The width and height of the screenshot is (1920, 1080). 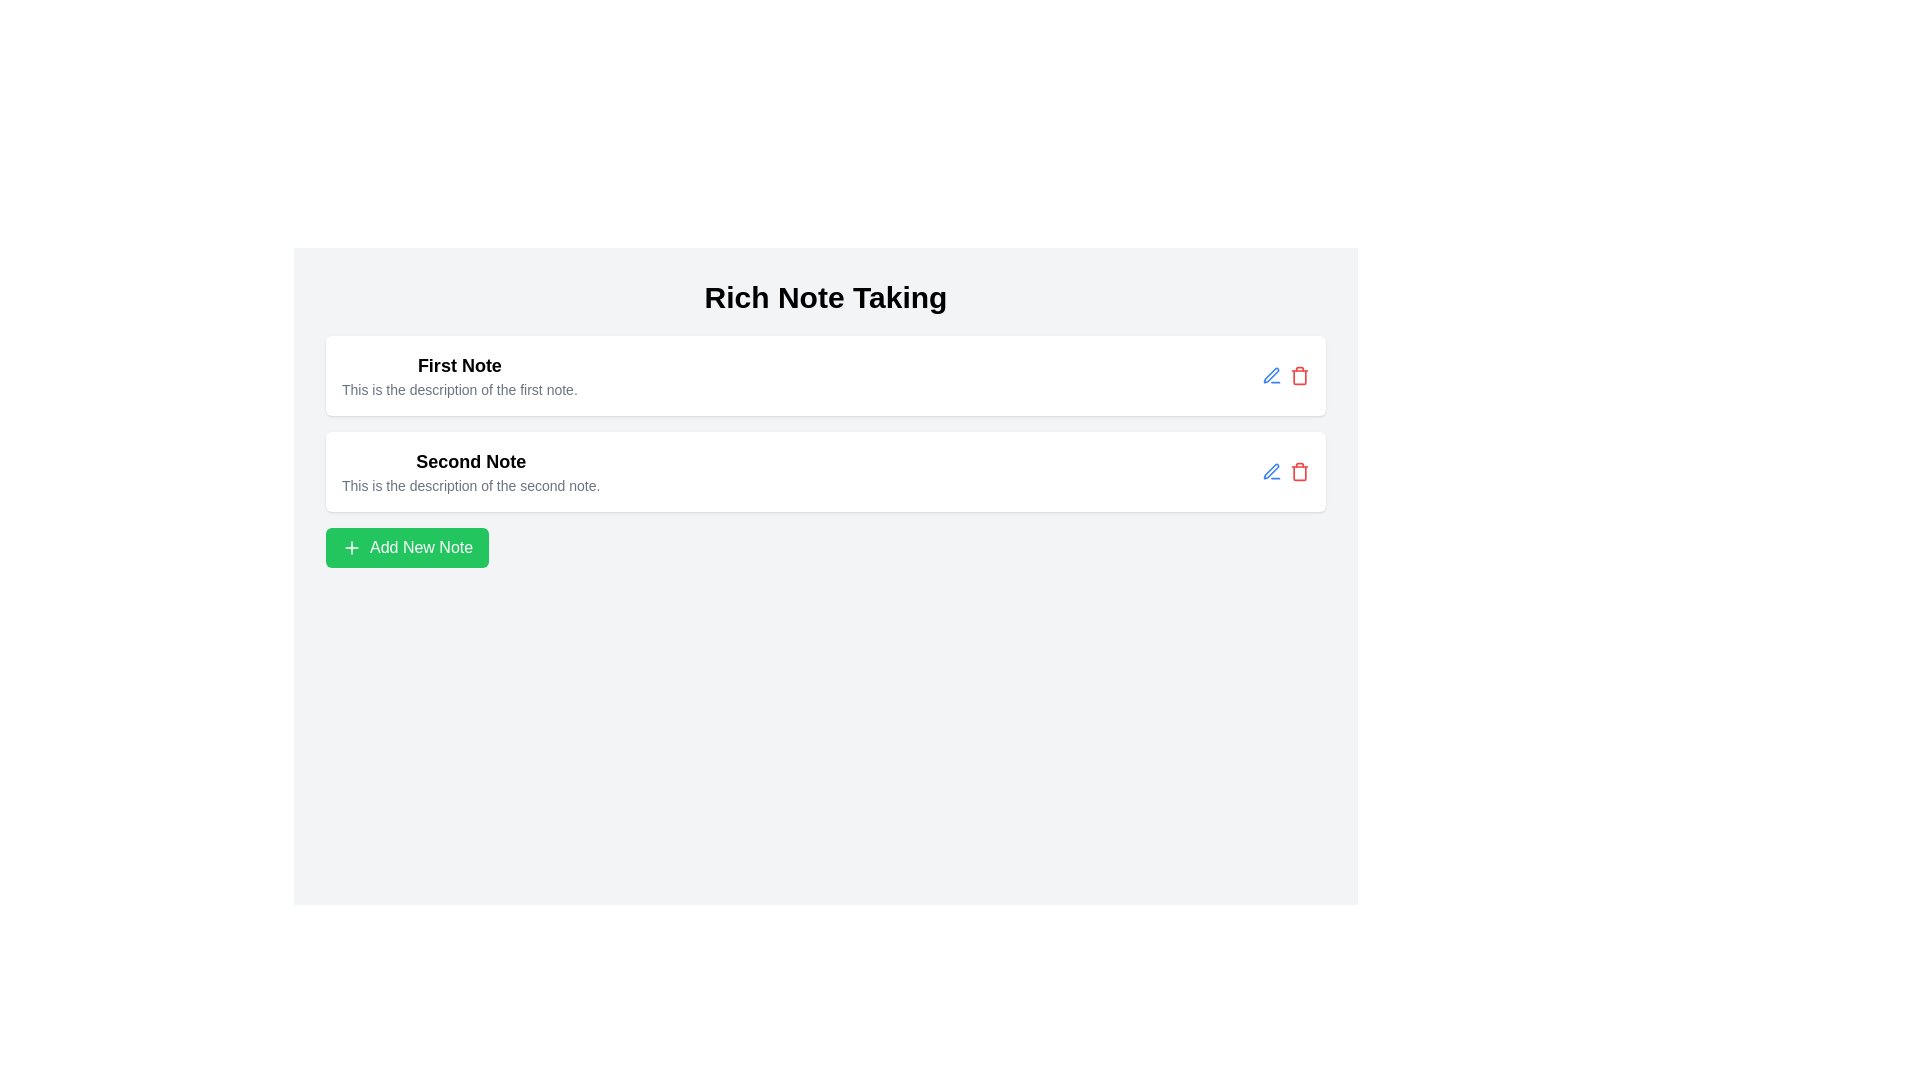 I want to click on the red trash can icon located at the top-right of the first note's card interface, so click(x=1300, y=375).